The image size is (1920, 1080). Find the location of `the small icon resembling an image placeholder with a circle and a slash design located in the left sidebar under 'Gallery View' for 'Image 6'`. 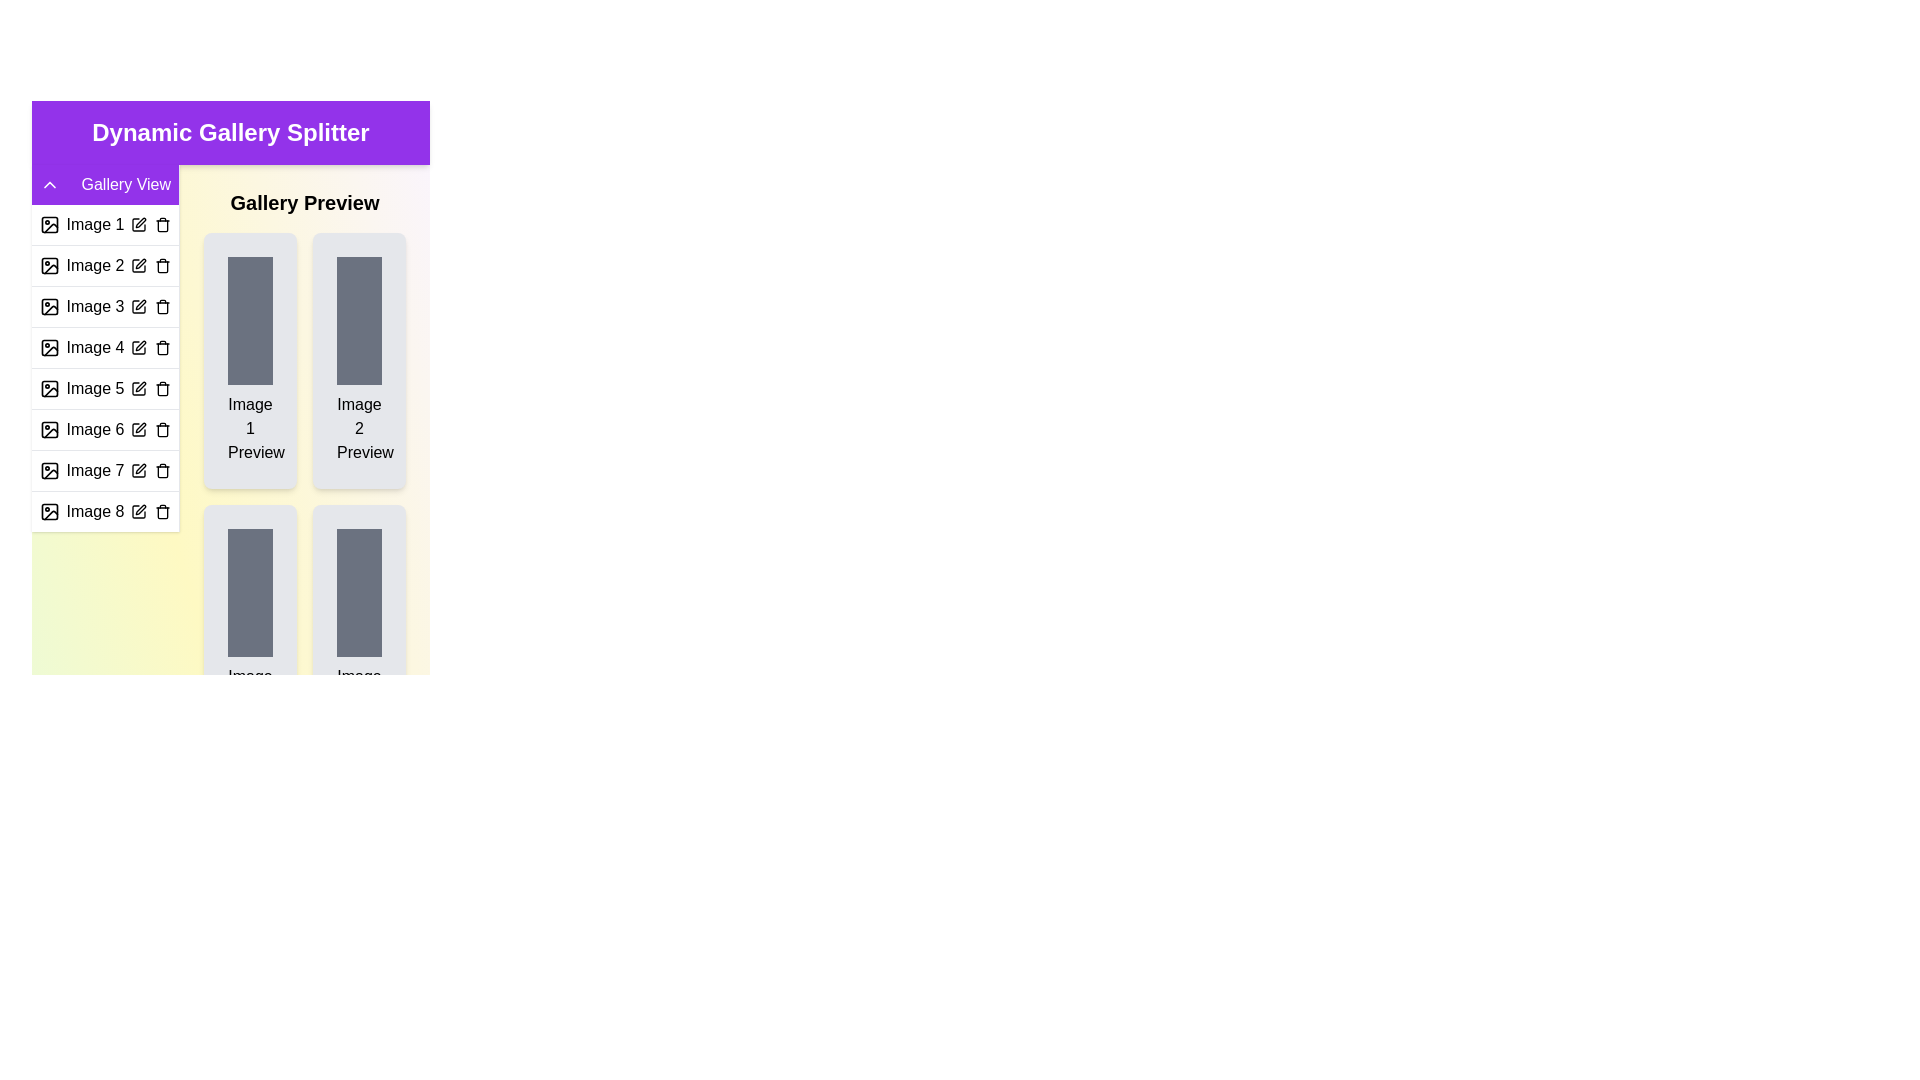

the small icon resembling an image placeholder with a circle and a slash design located in the left sidebar under 'Gallery View' for 'Image 6' is located at coordinates (49, 428).